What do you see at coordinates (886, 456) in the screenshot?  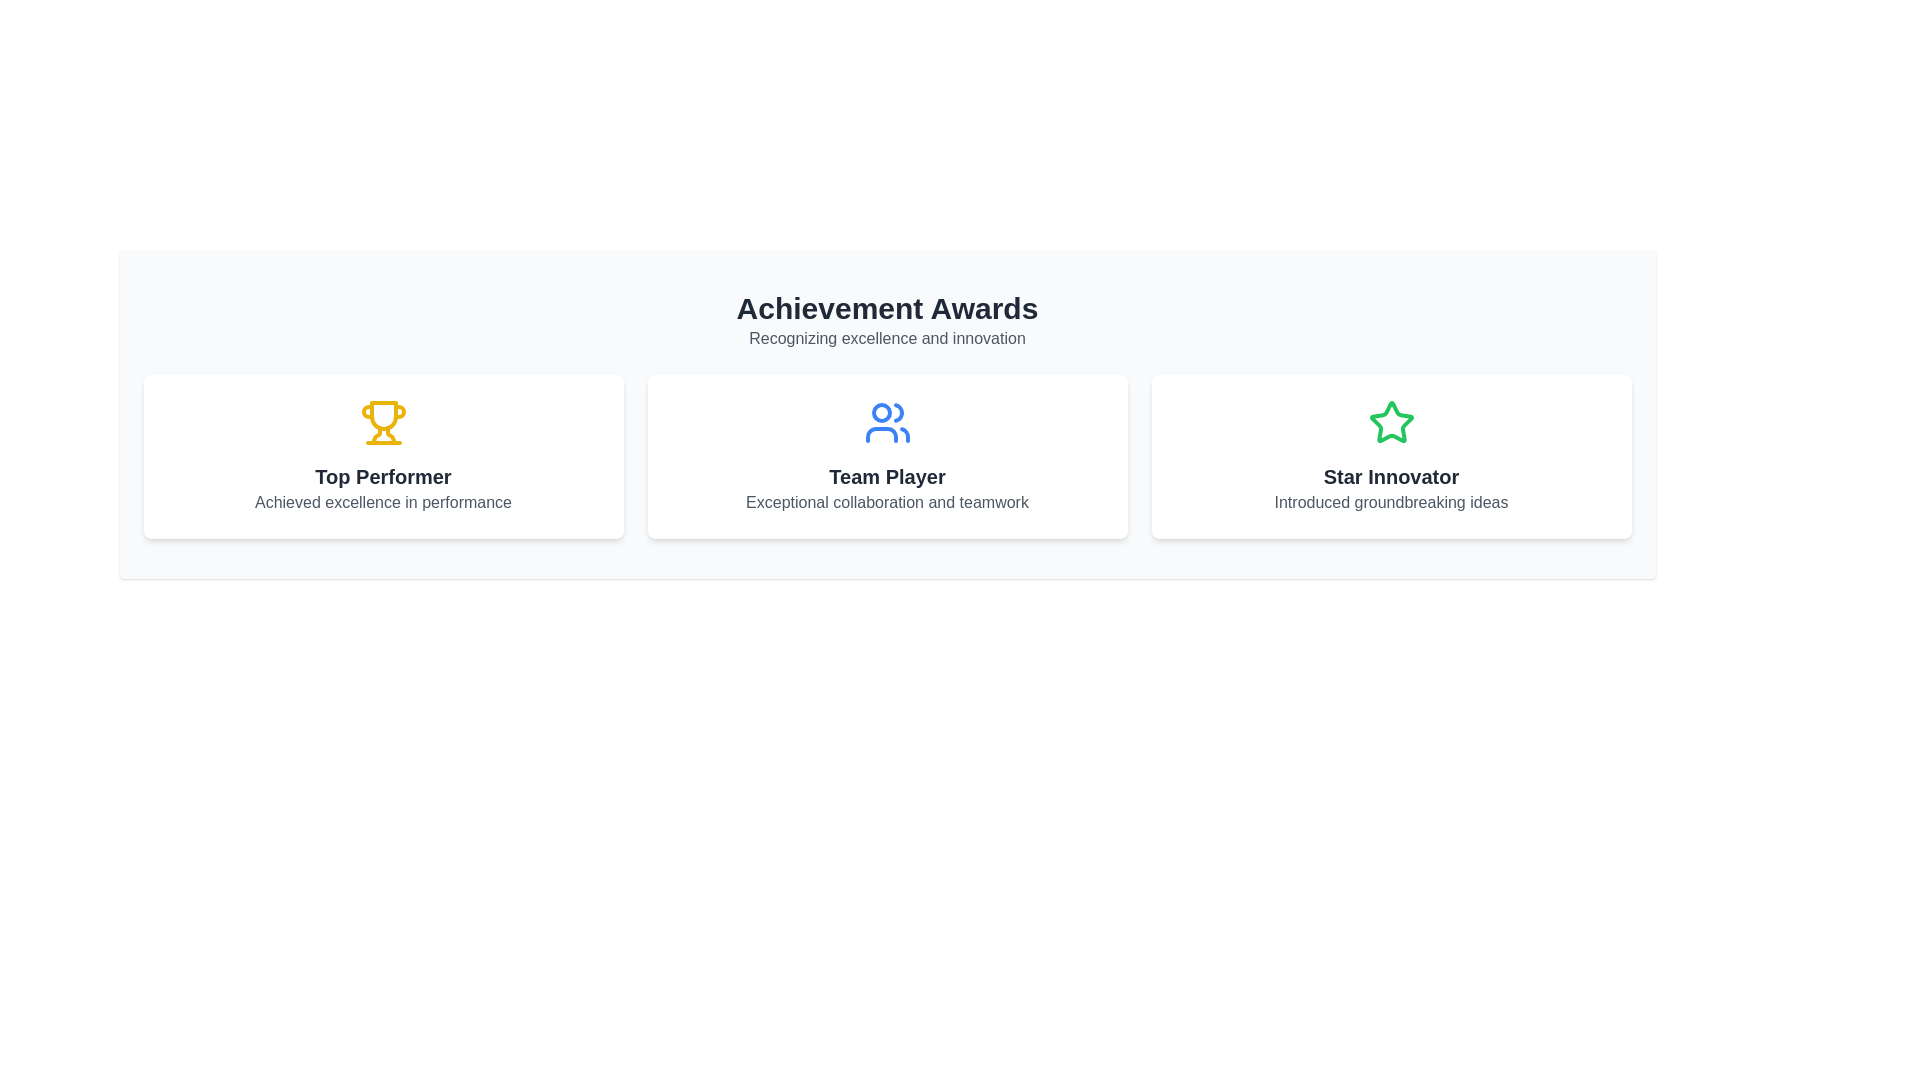 I see `the second informational display card in the 'Achievement Awards' section, which recognizes outstanding collaboration and teamwork` at bounding box center [886, 456].